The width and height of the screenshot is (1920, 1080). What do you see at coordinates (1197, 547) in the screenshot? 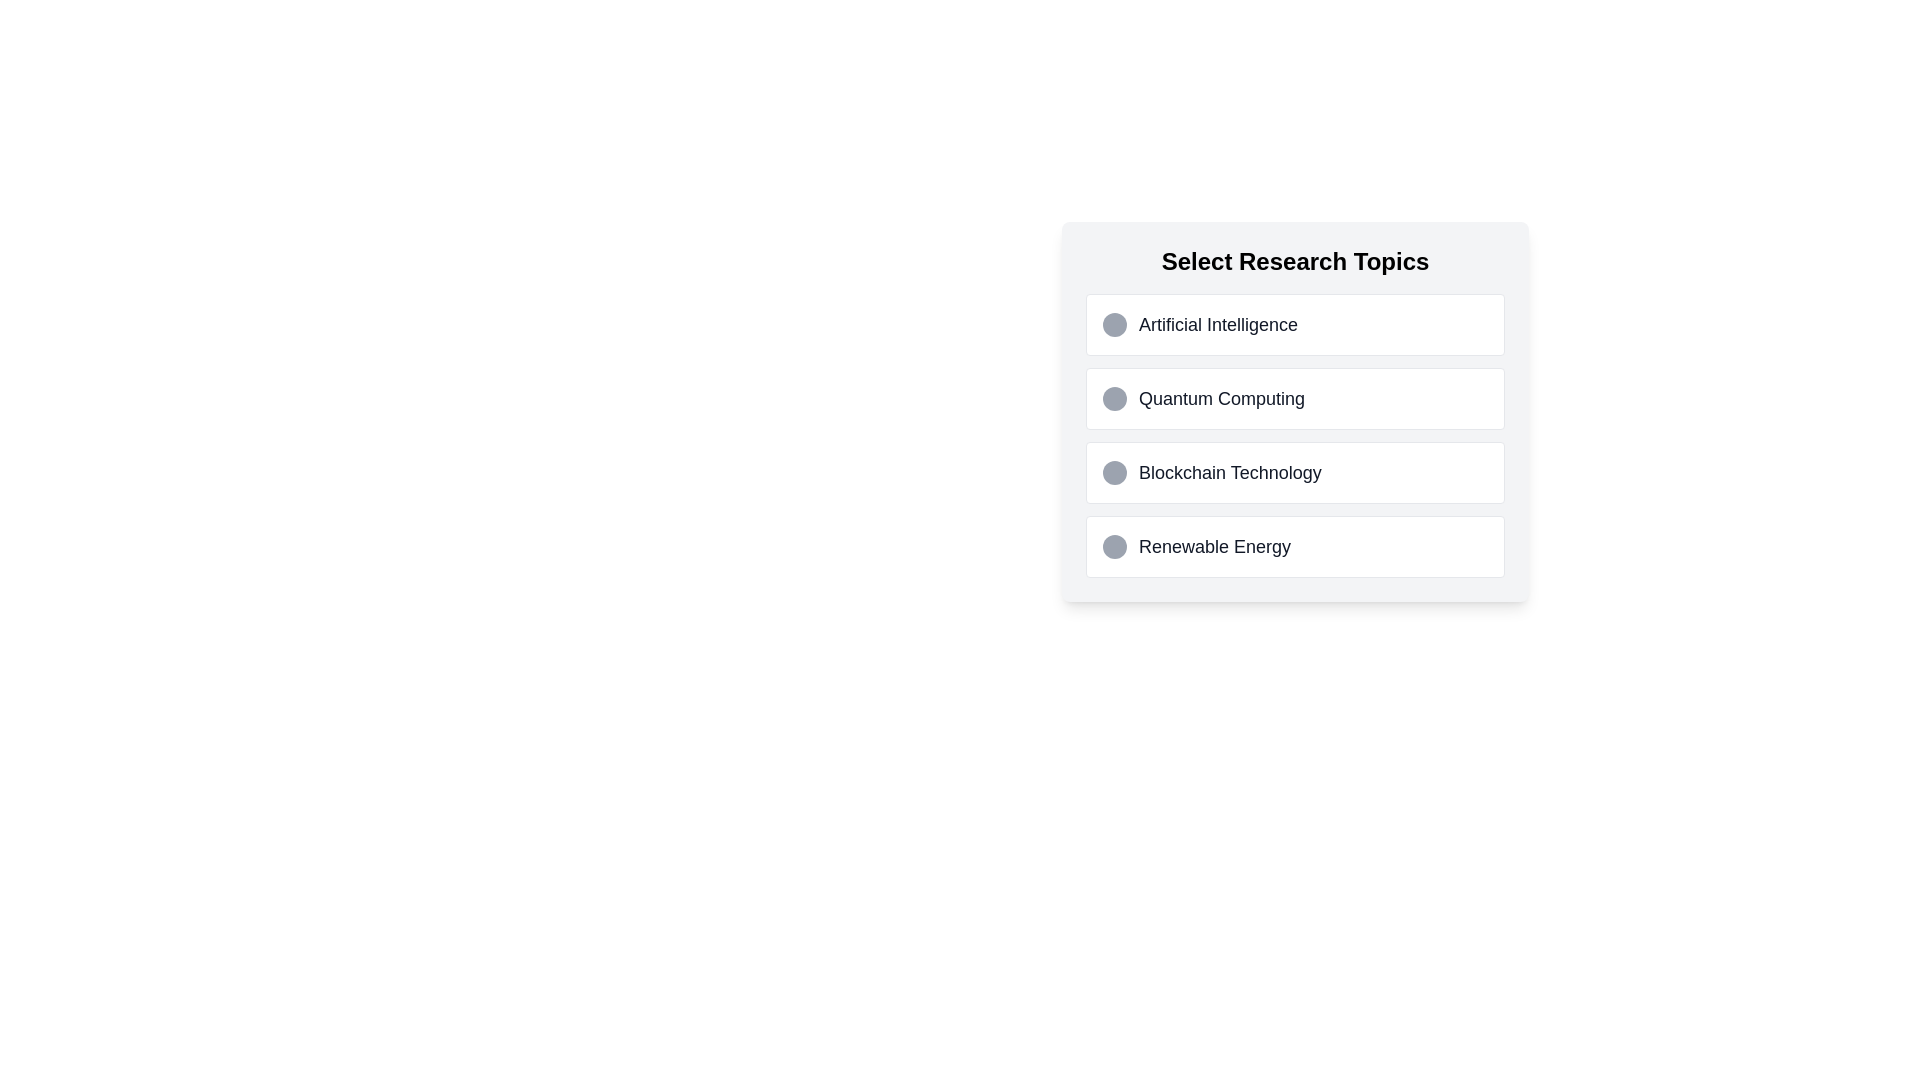
I see `the selectable option labeled 'Renewable Energy' which includes a dark gray circular button and black text, positioned as the fourth option in a vertical list` at bounding box center [1197, 547].